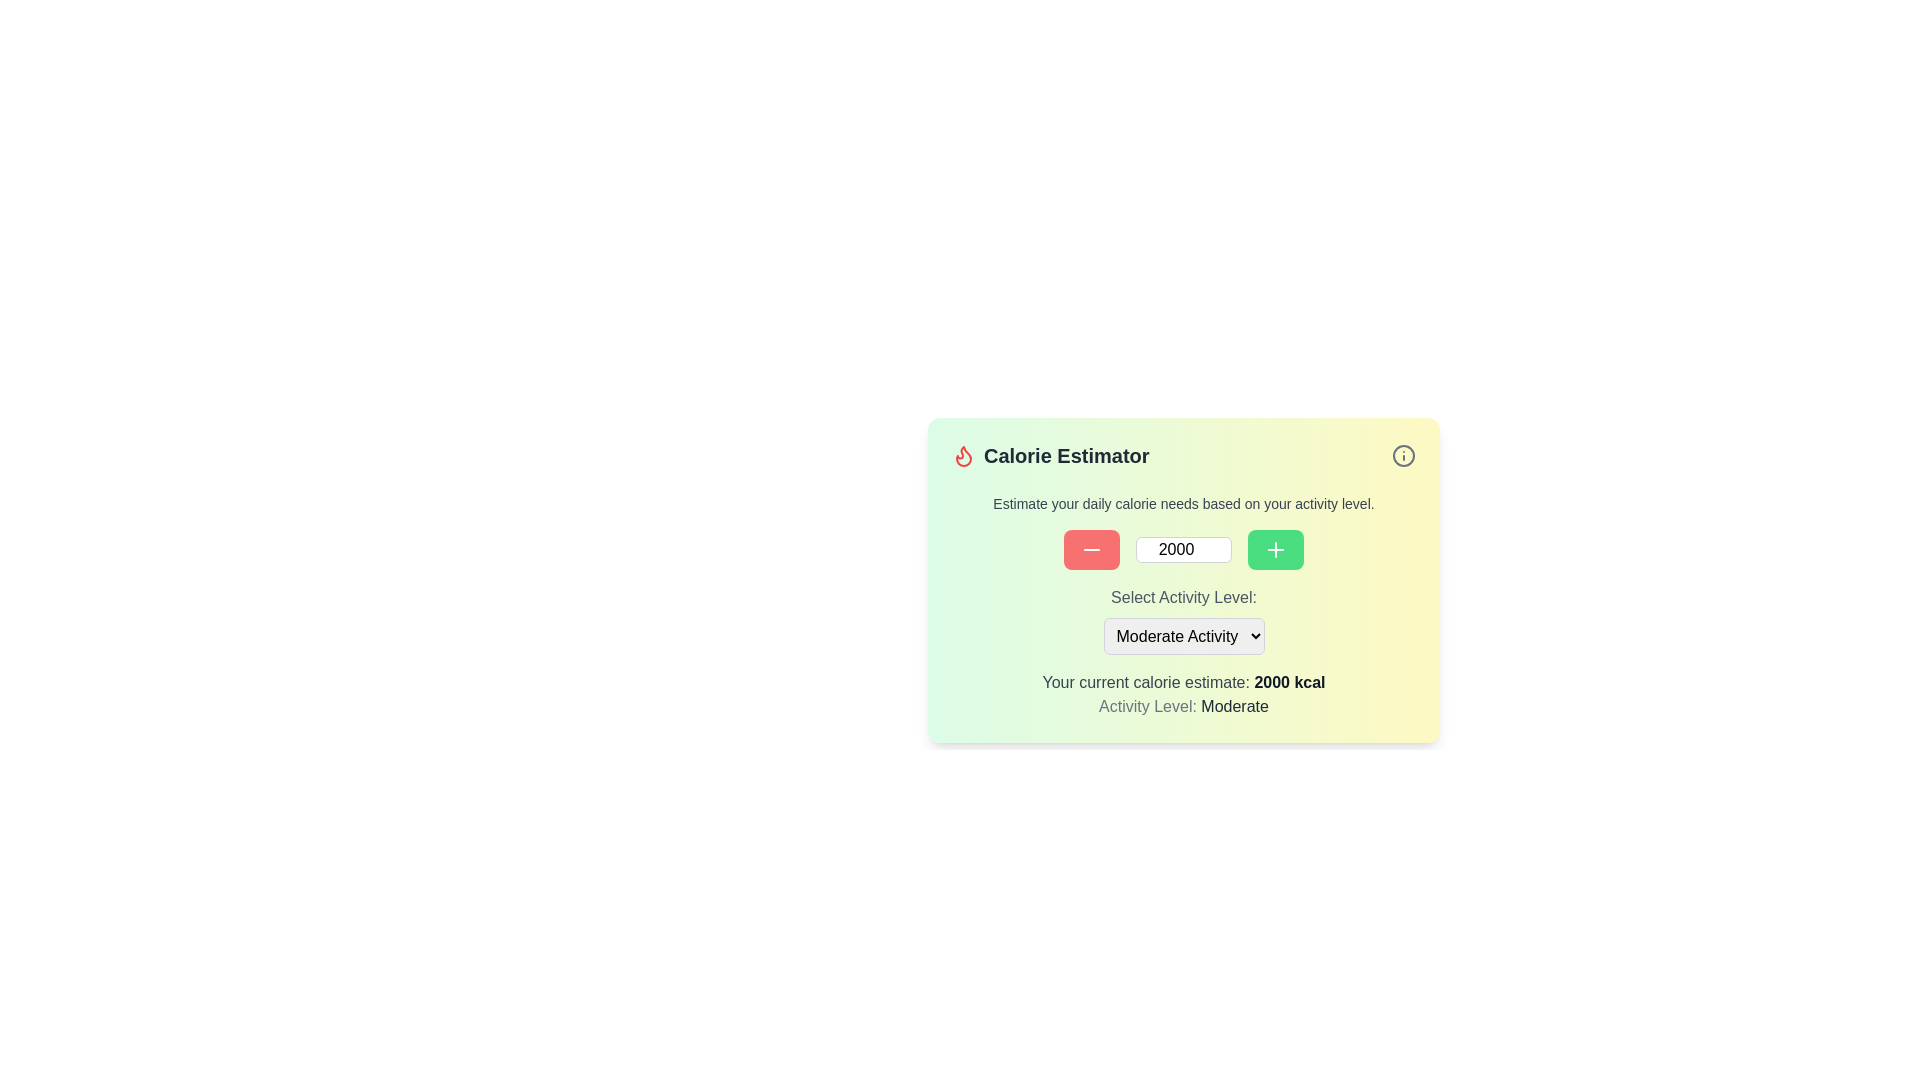 The image size is (1920, 1080). I want to click on the downward-facing triangle of the 'Select Activity Level' dropdown menu, so click(1184, 619).